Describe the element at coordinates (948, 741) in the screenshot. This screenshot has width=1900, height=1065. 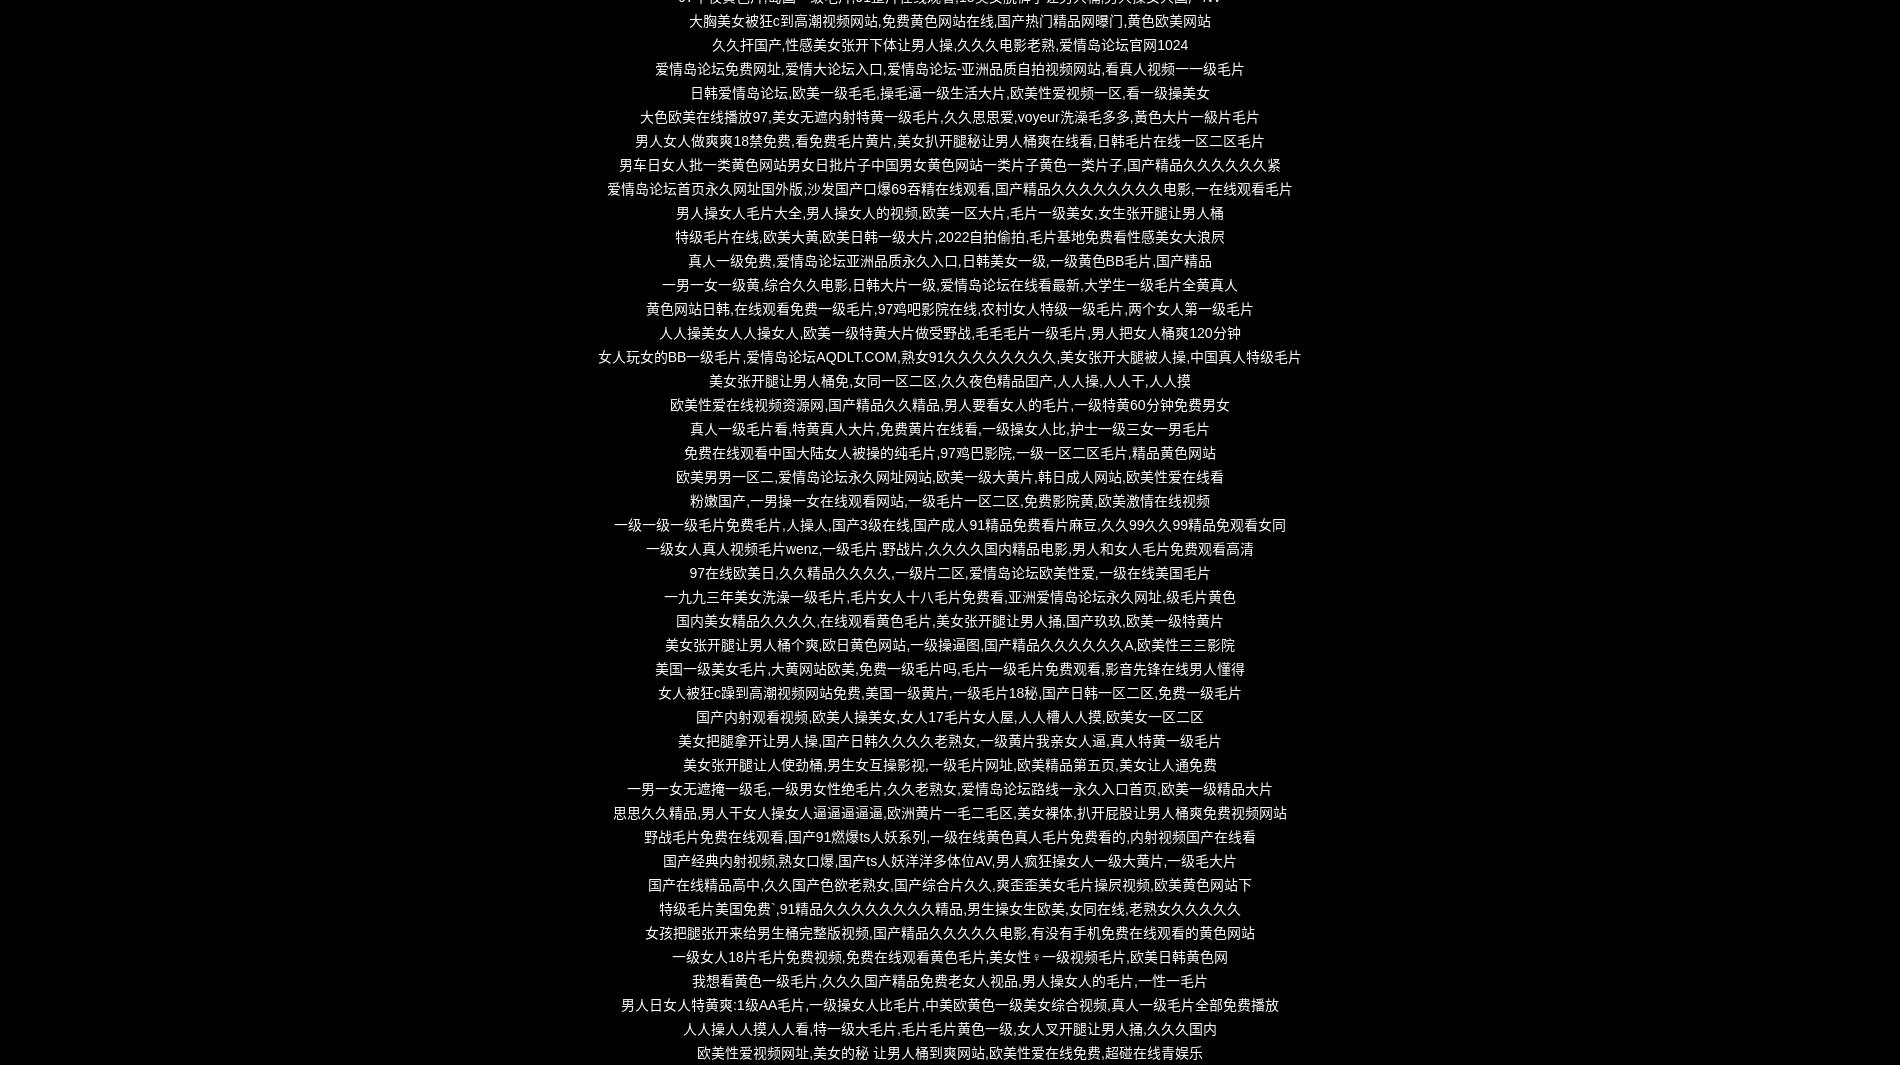
I see `'美女把腿拿开让男人操,国产日韩久久久久老熟女,一级黄片我亲女人逼,真人特黄一级毛片'` at that location.